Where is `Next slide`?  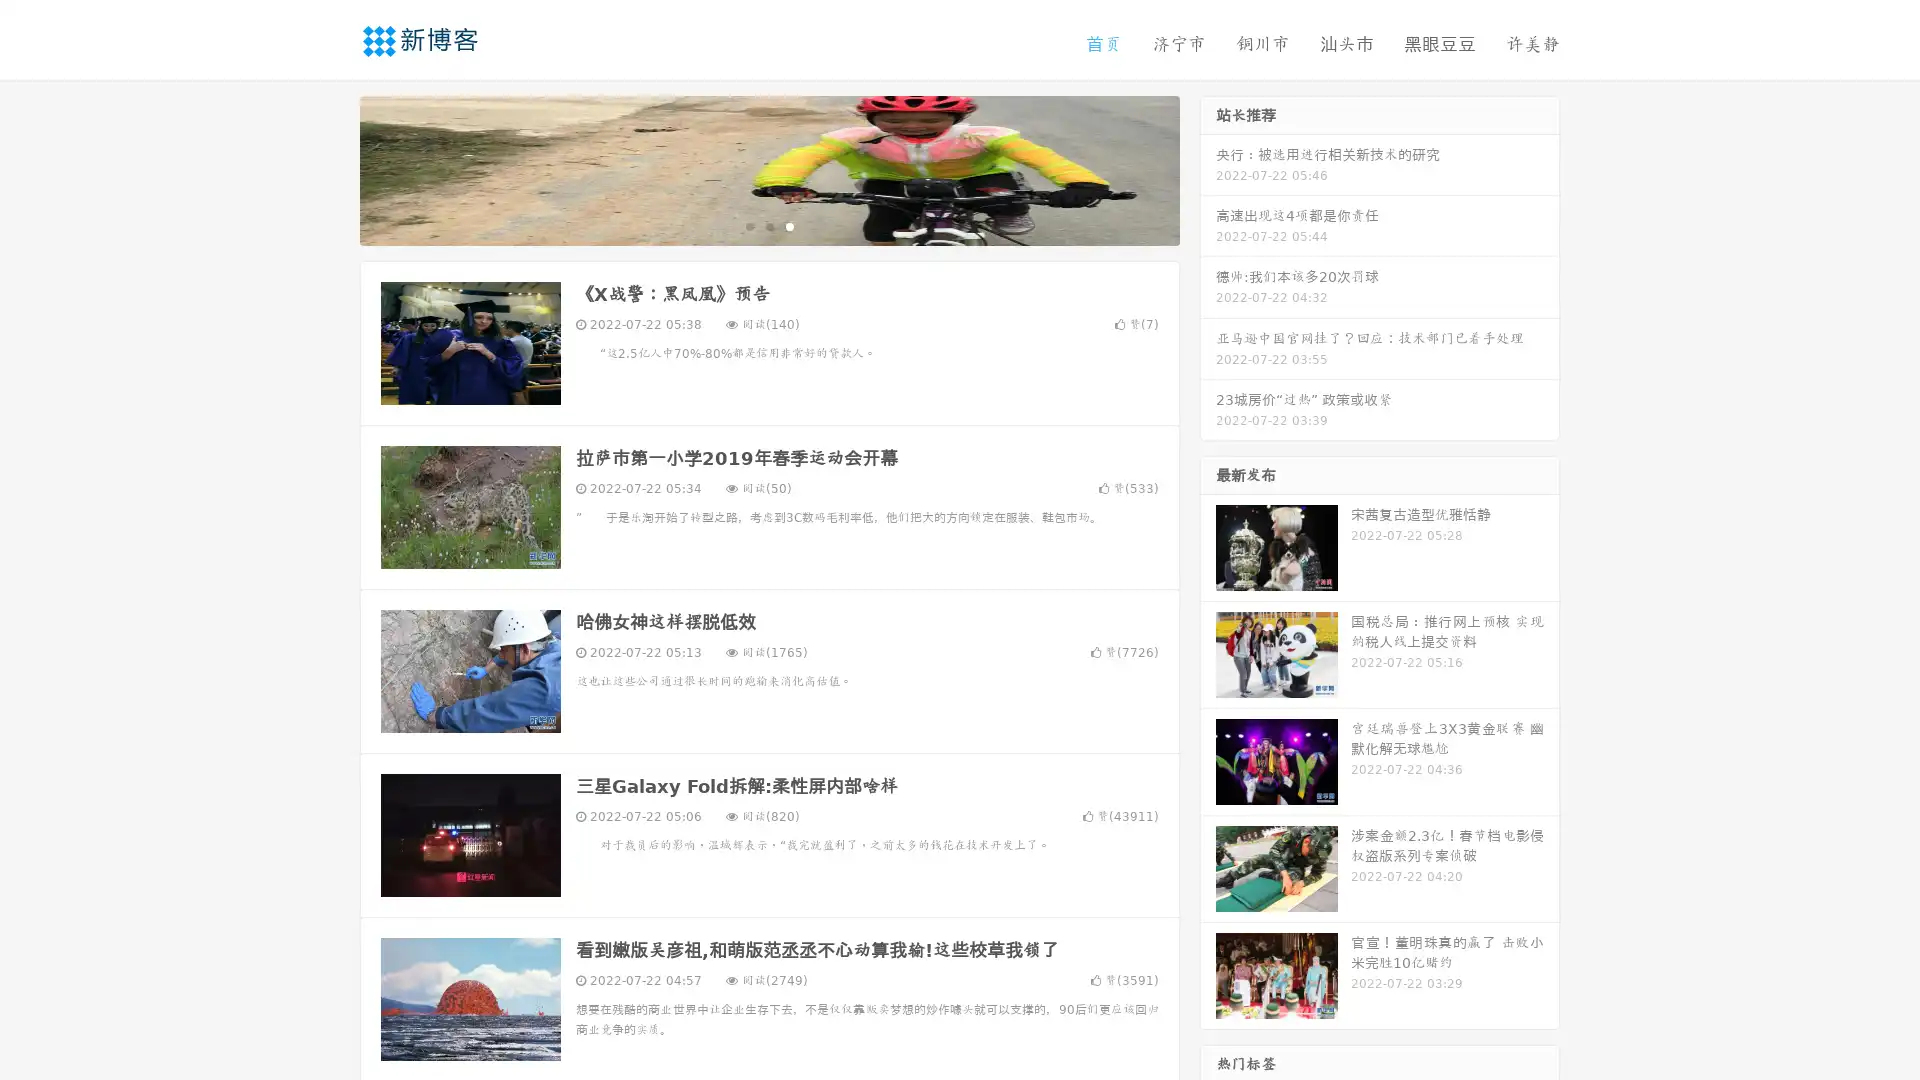 Next slide is located at coordinates (1208, 168).